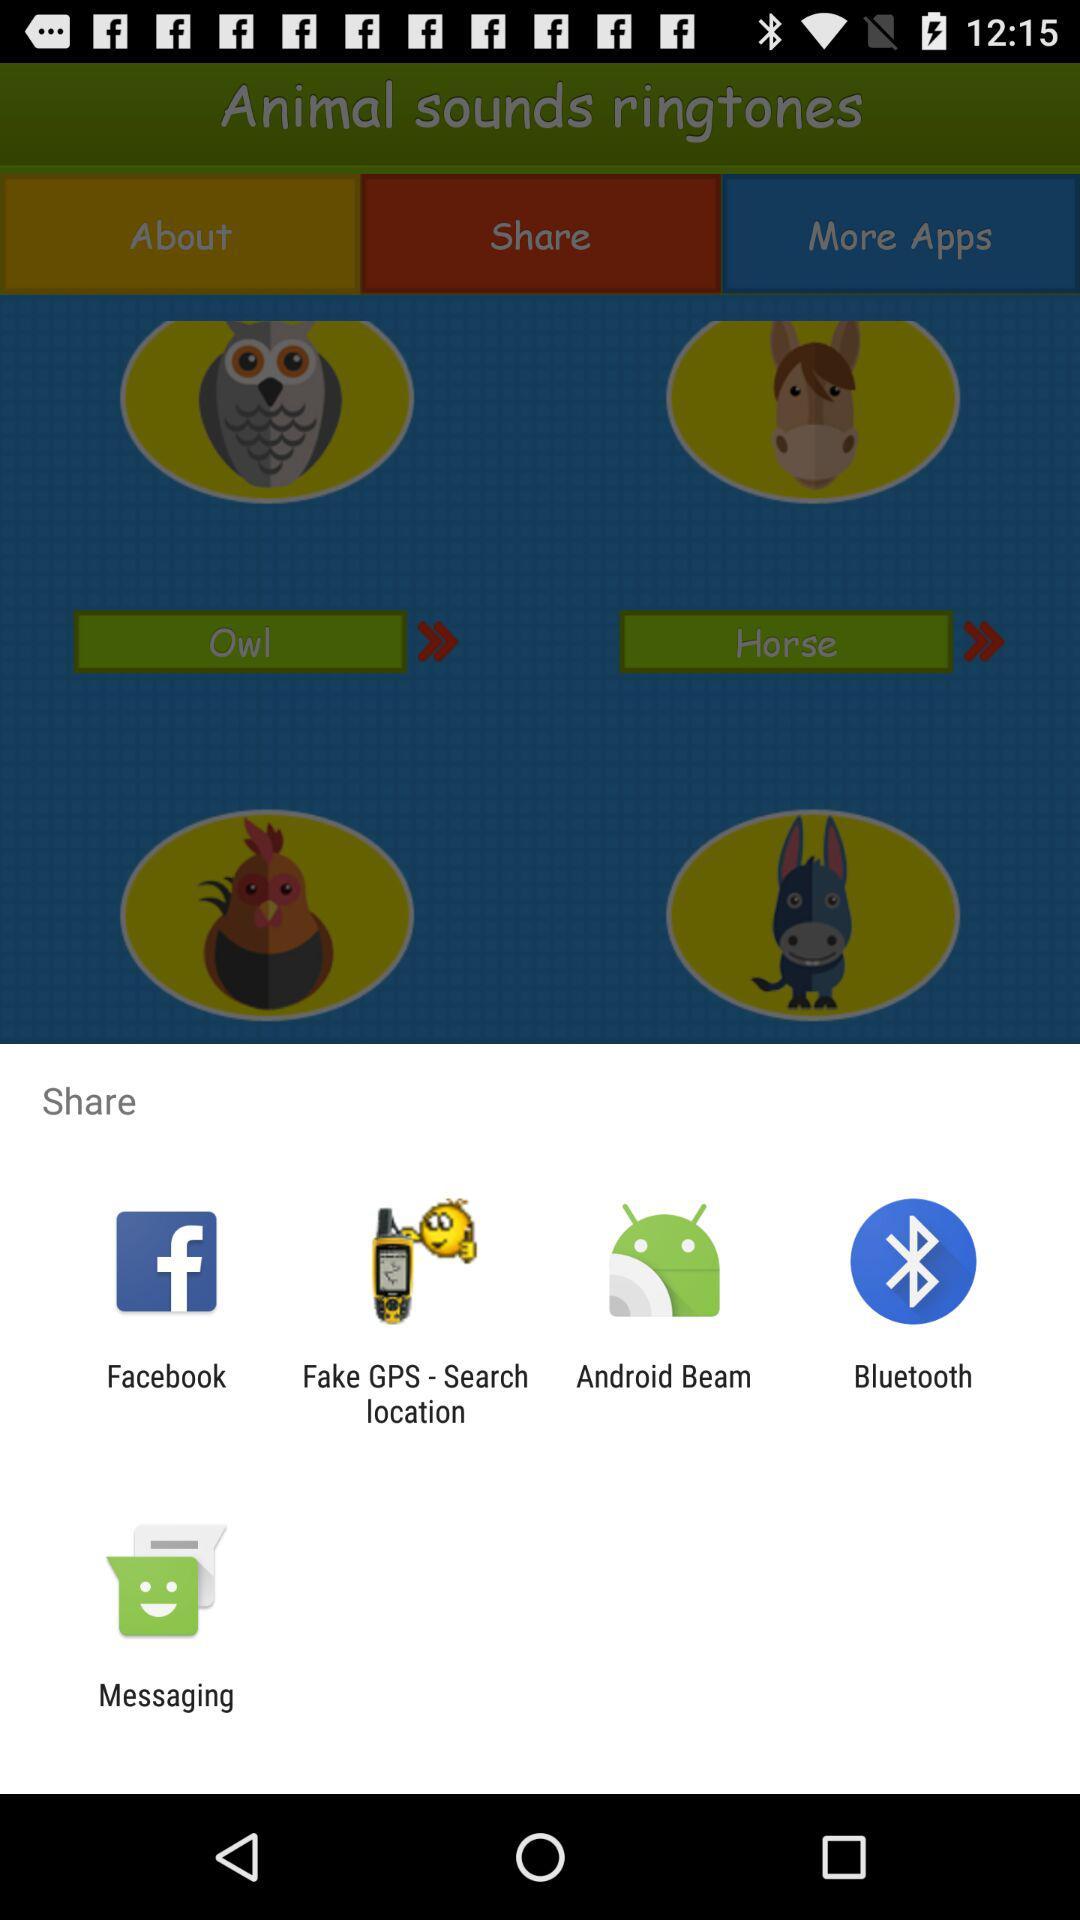 This screenshot has height=1920, width=1080. I want to click on icon next to the android beam, so click(913, 1392).